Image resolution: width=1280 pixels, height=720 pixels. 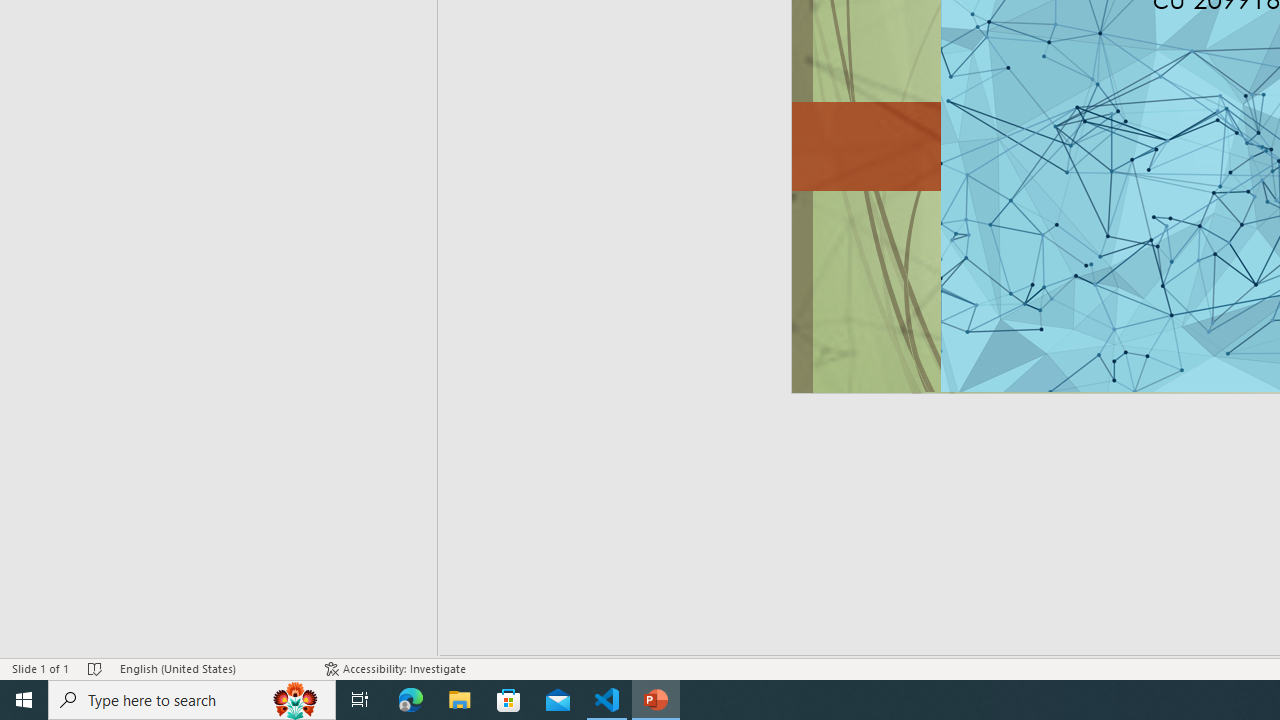 What do you see at coordinates (656, 698) in the screenshot?
I see `'PowerPoint - 1 running window'` at bounding box center [656, 698].